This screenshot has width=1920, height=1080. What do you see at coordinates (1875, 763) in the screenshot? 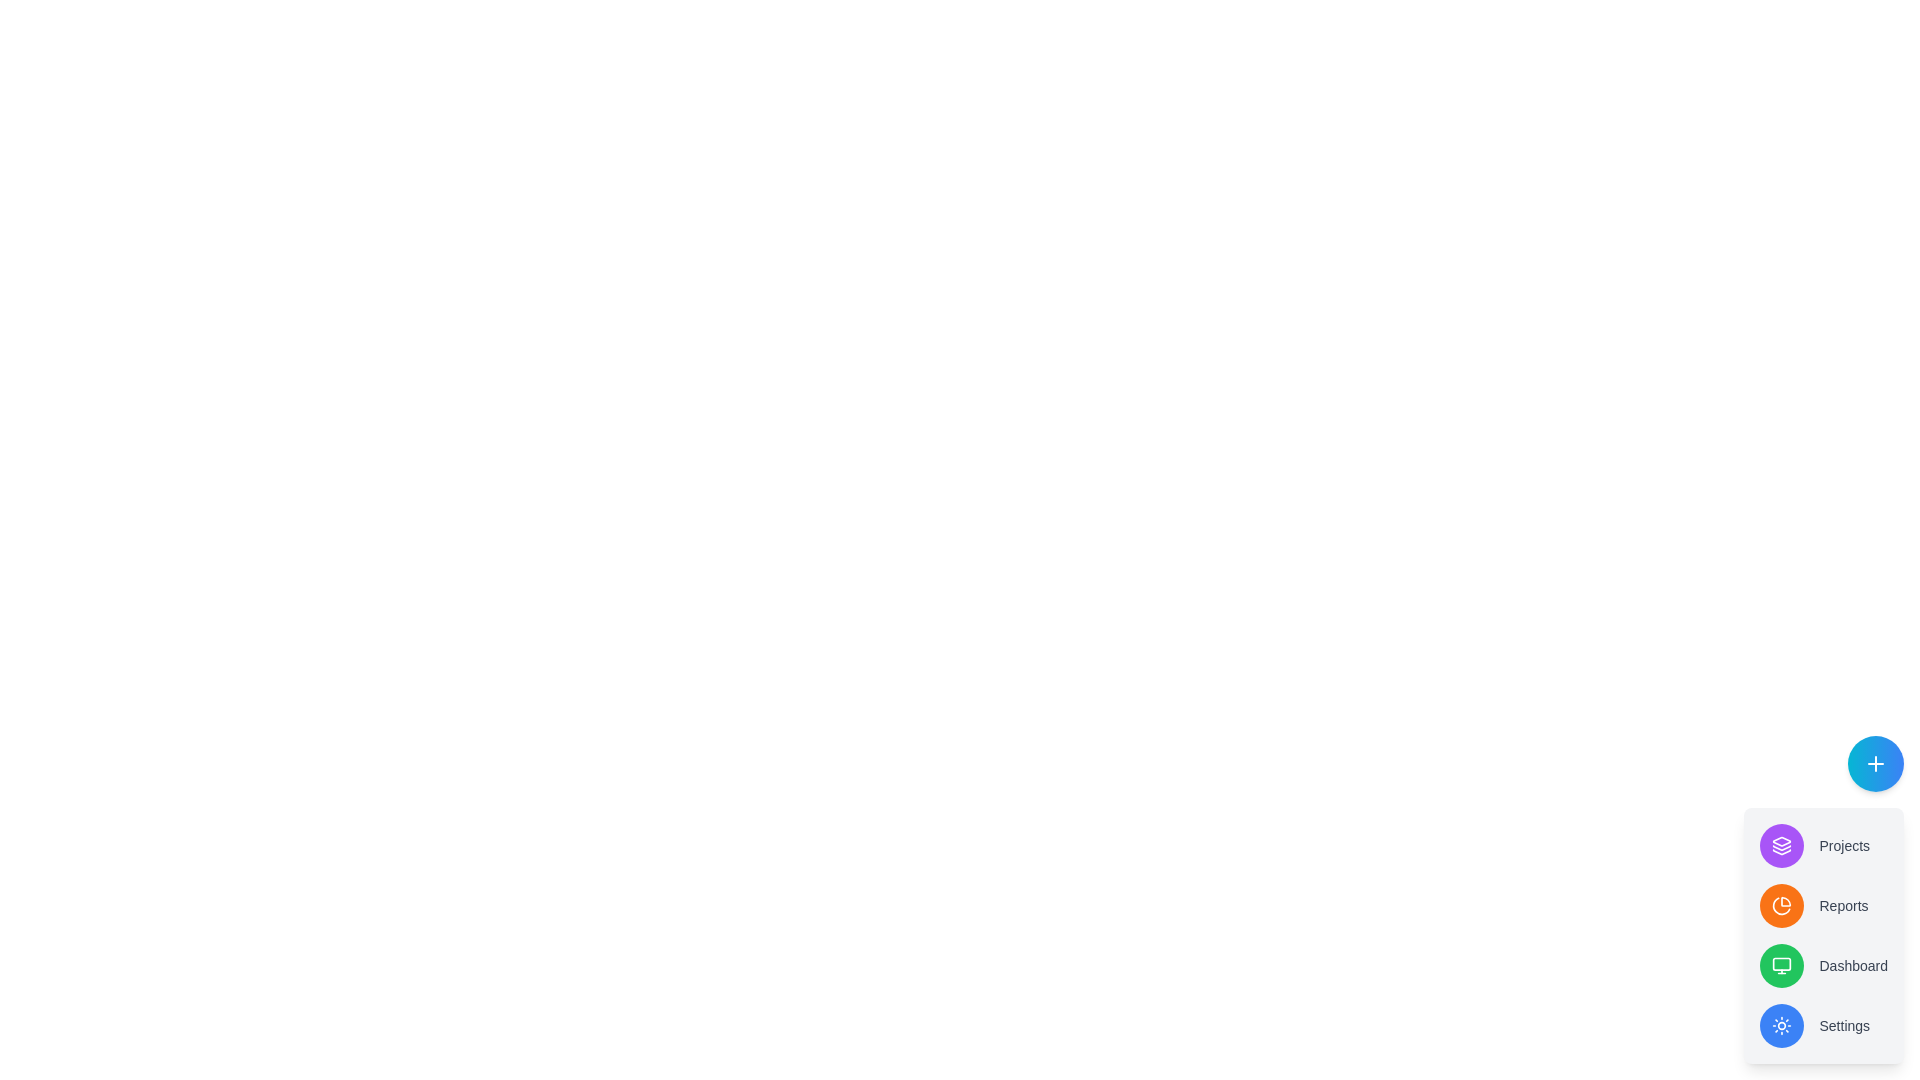
I see `the topmost button in the vertically aligned menu bar located at the bottom right corner` at bounding box center [1875, 763].